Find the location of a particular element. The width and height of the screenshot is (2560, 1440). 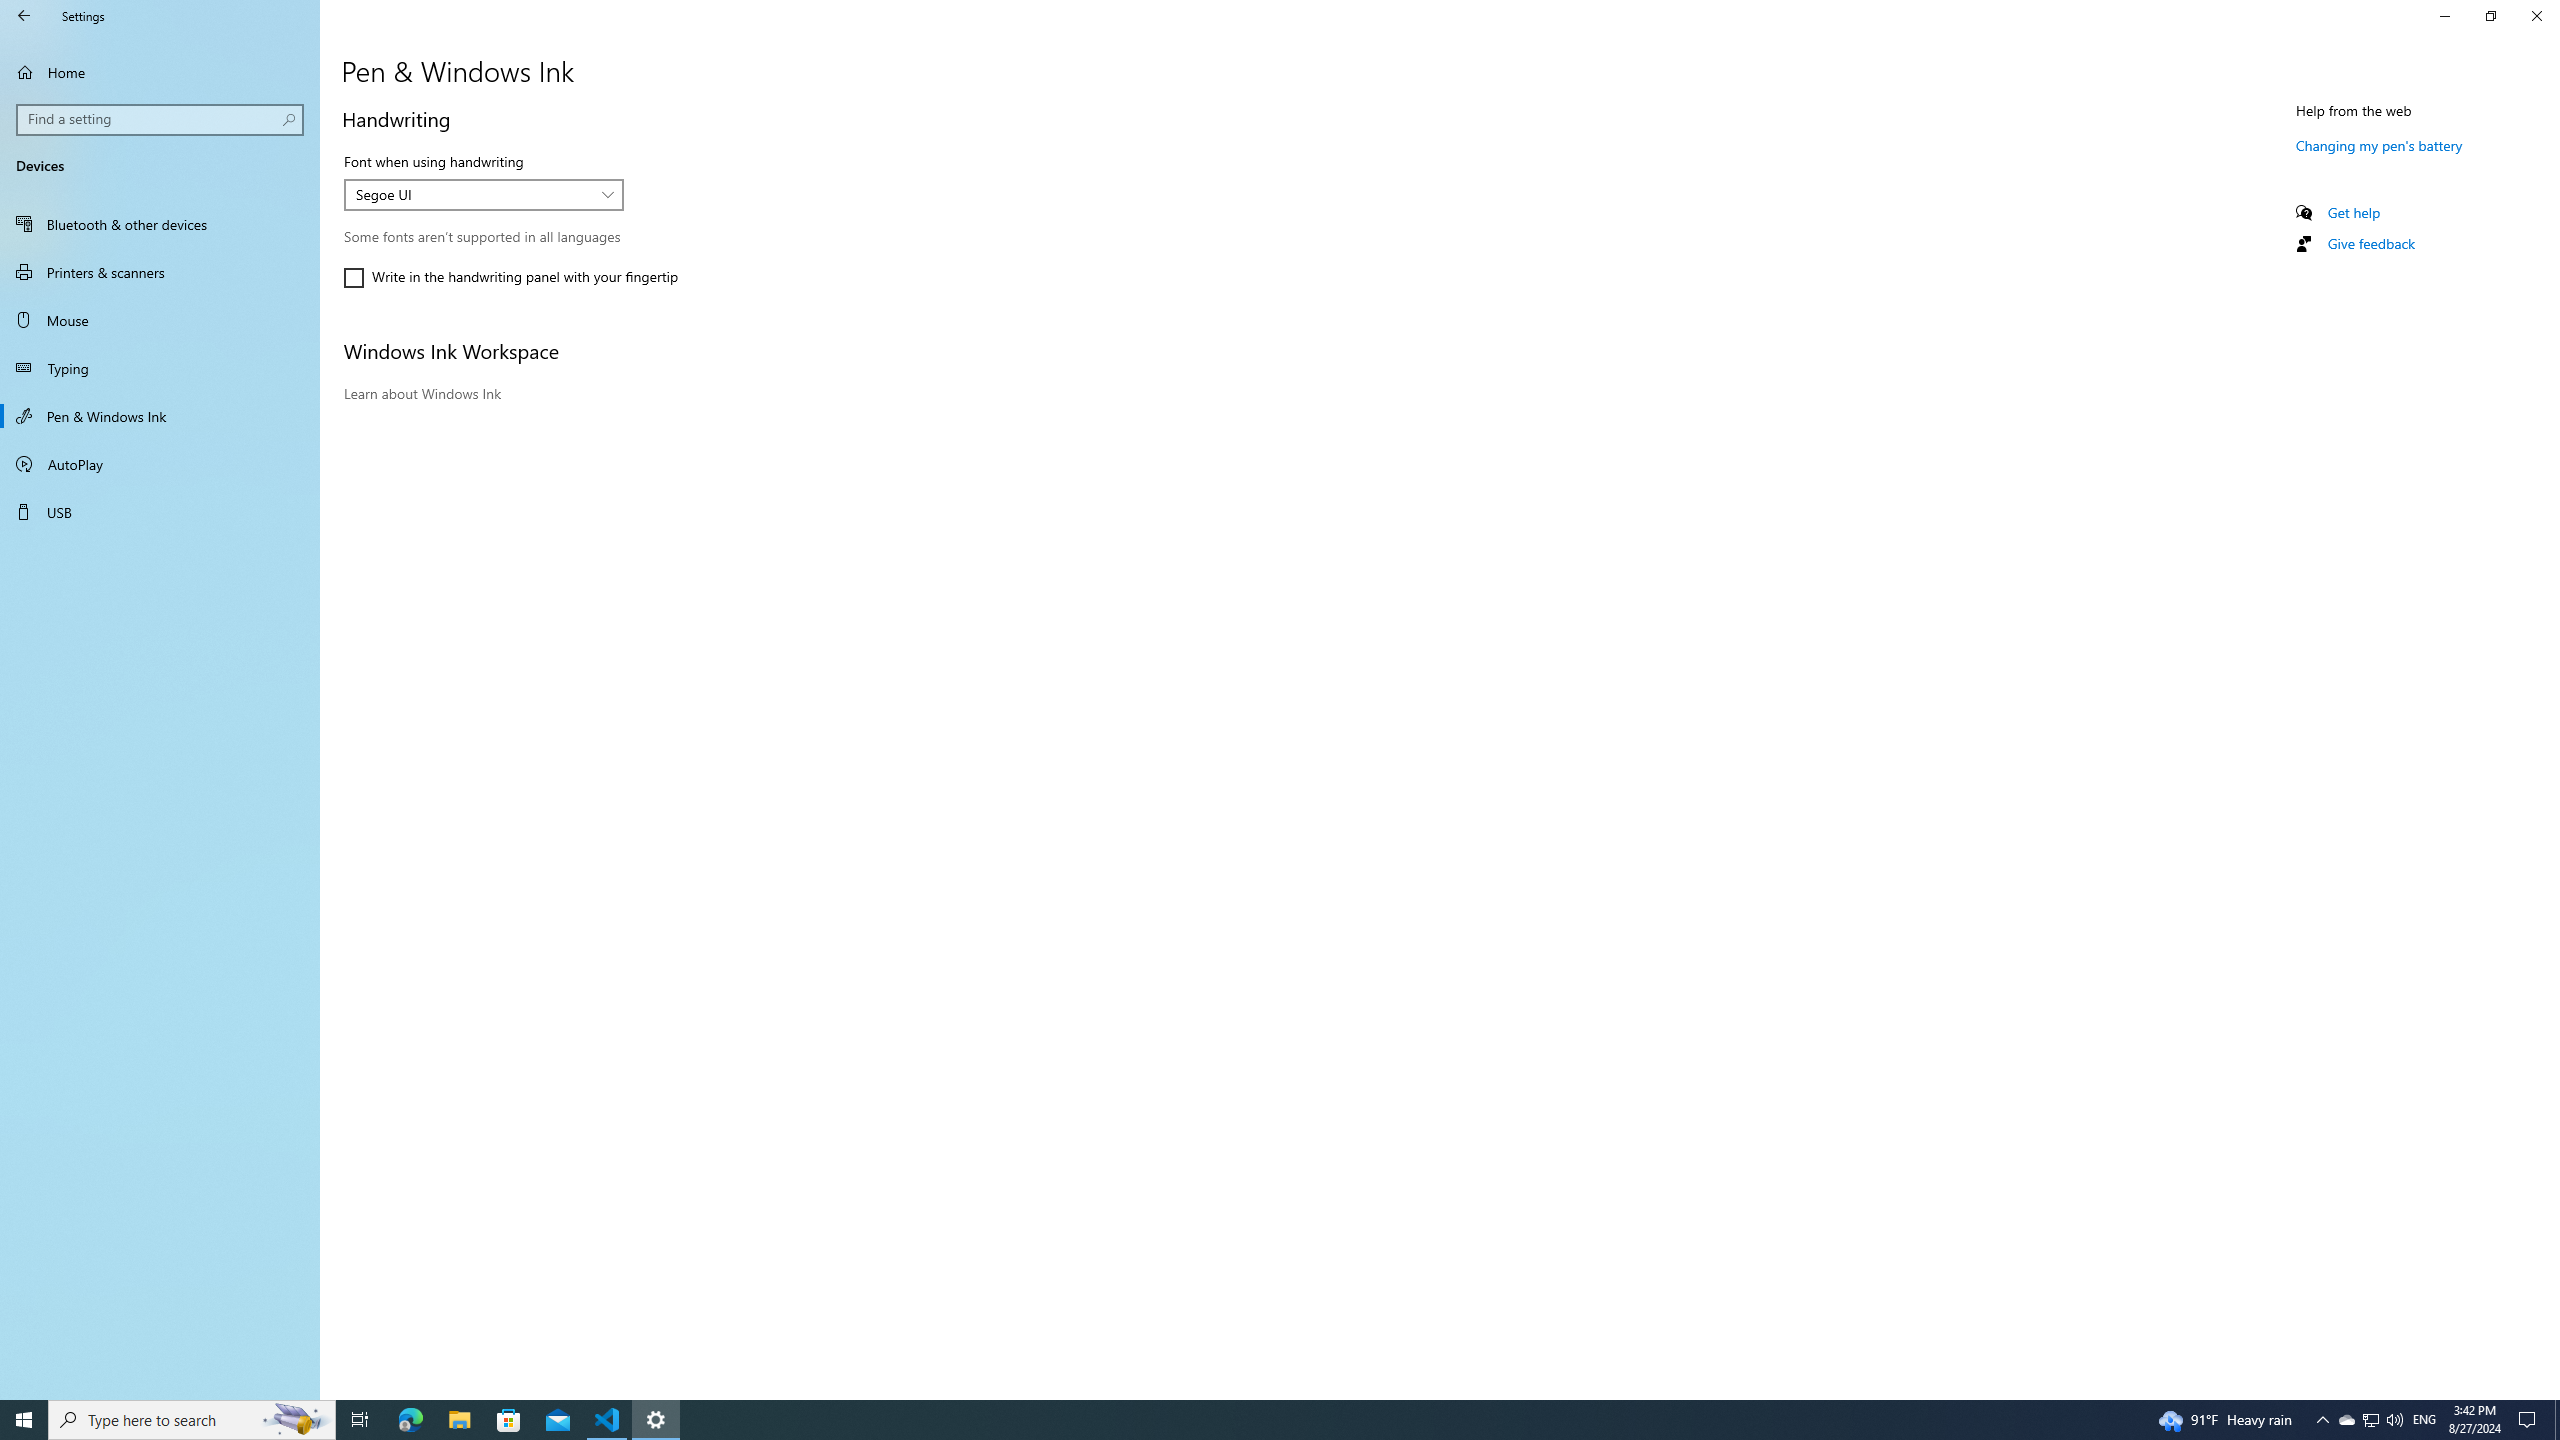

'USB' is located at coordinates (159, 510).